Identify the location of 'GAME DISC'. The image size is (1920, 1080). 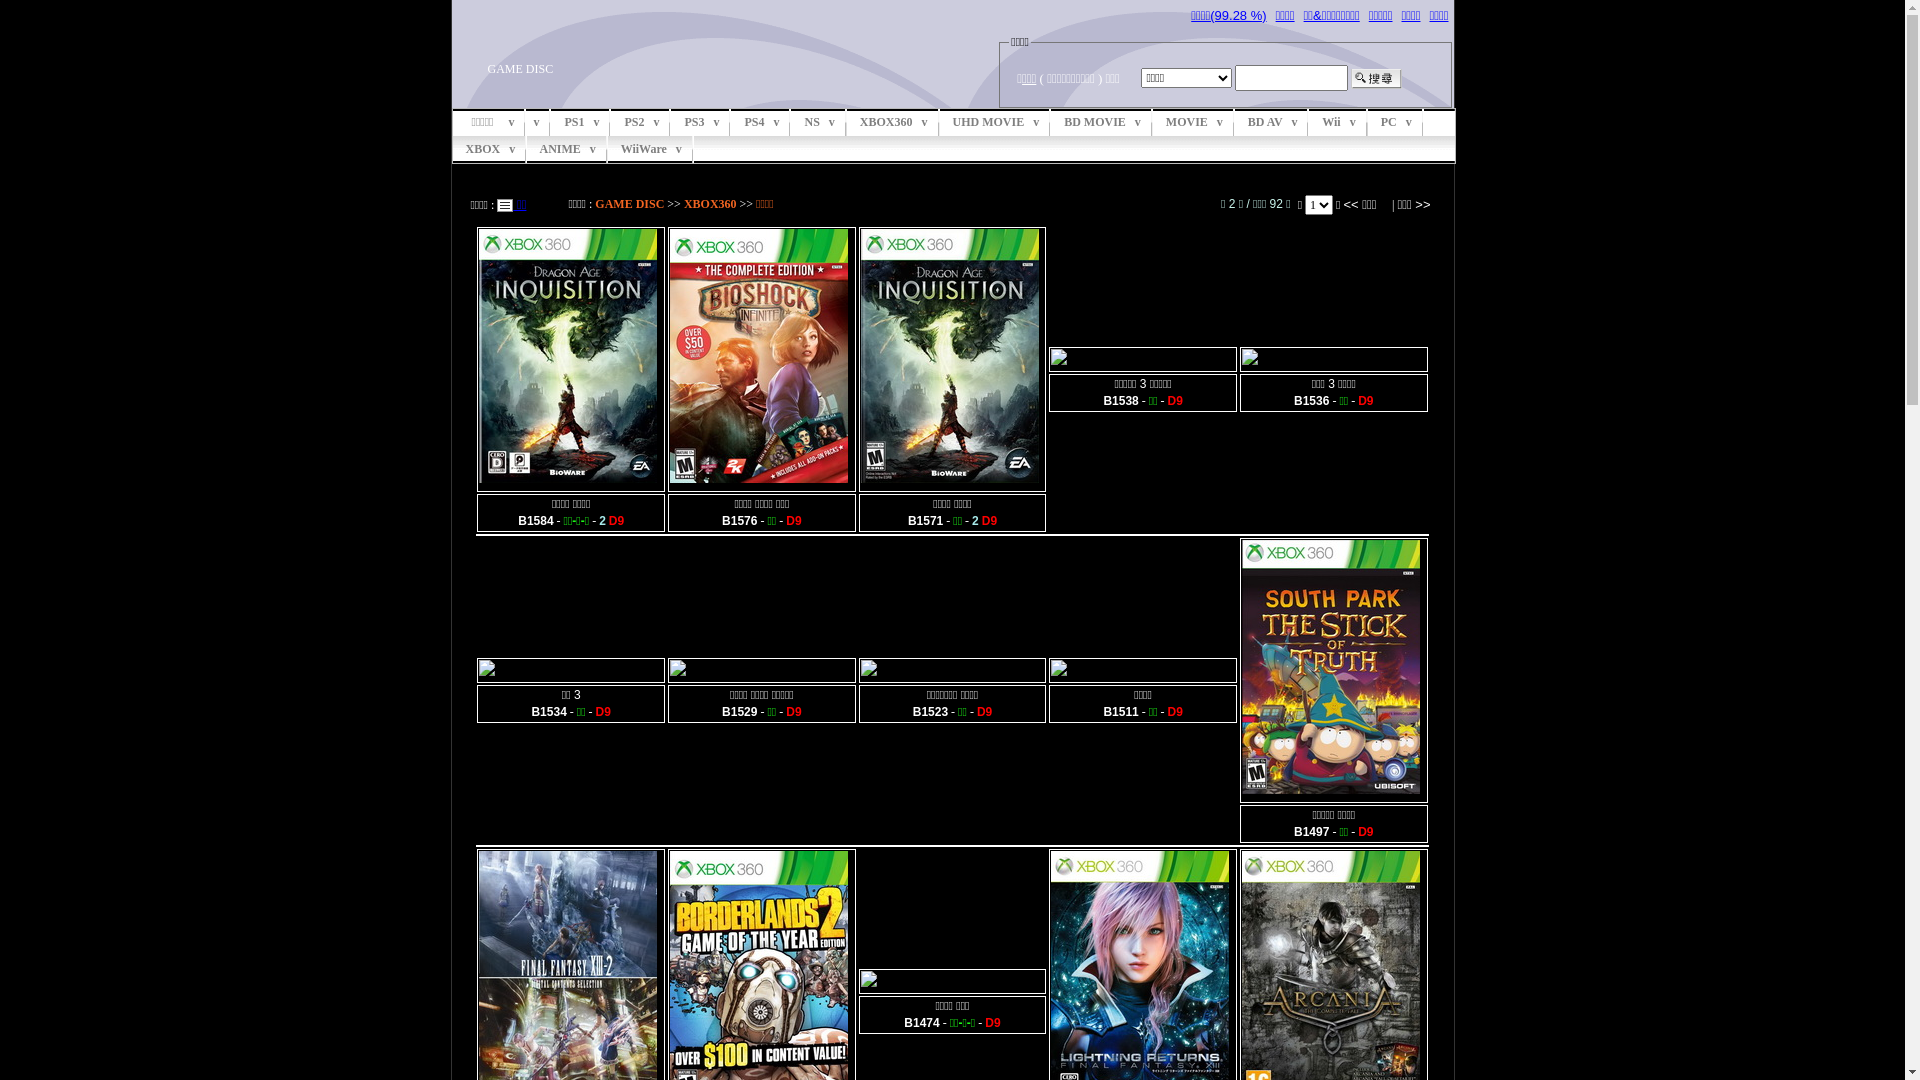
(628, 204).